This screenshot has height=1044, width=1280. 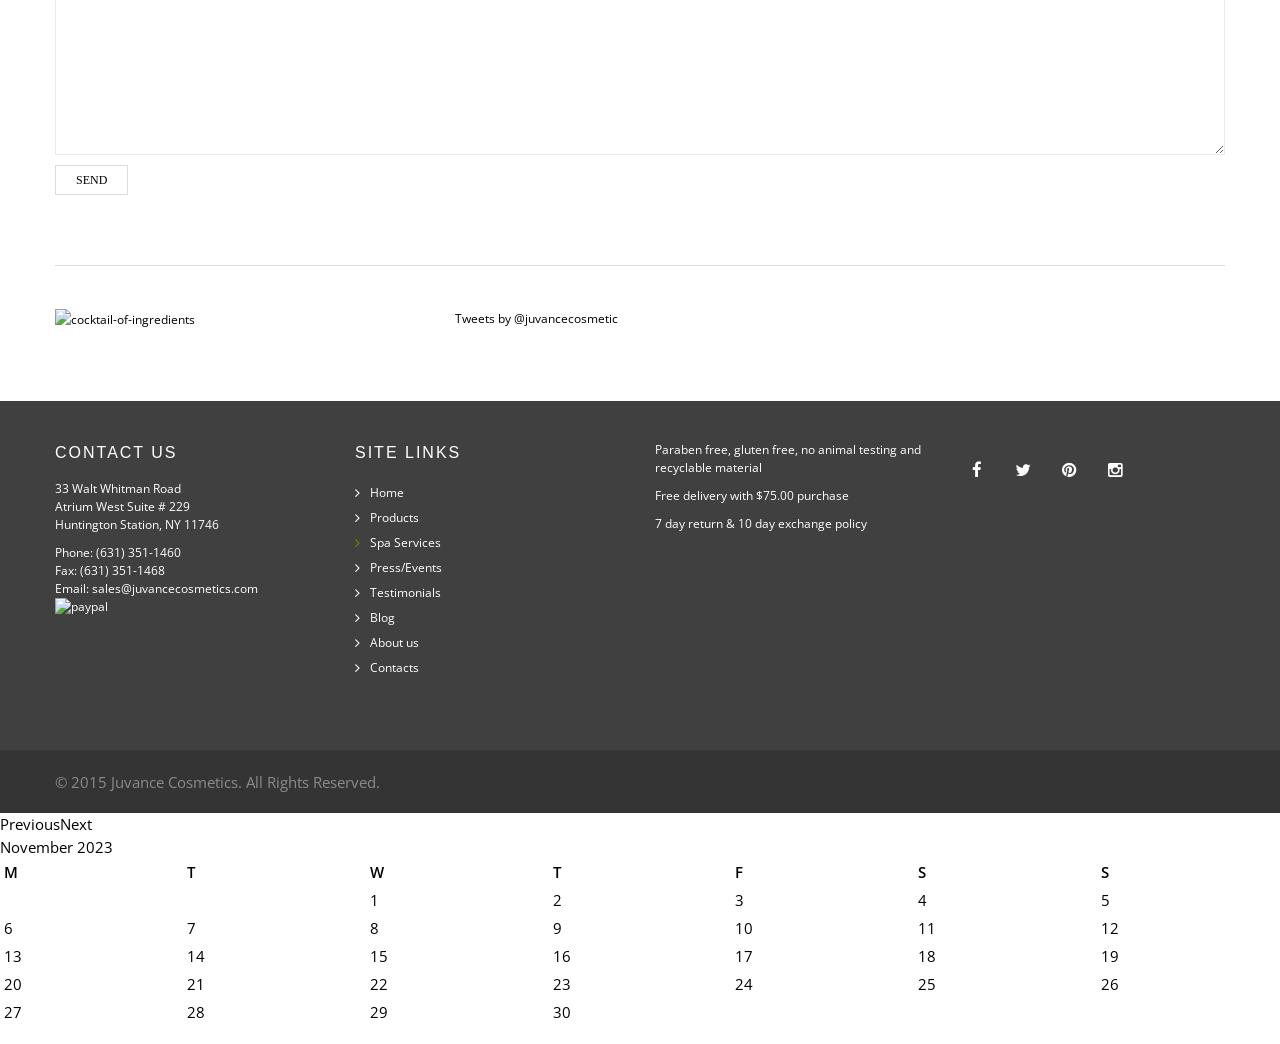 I want to click on '7', so click(x=190, y=927).